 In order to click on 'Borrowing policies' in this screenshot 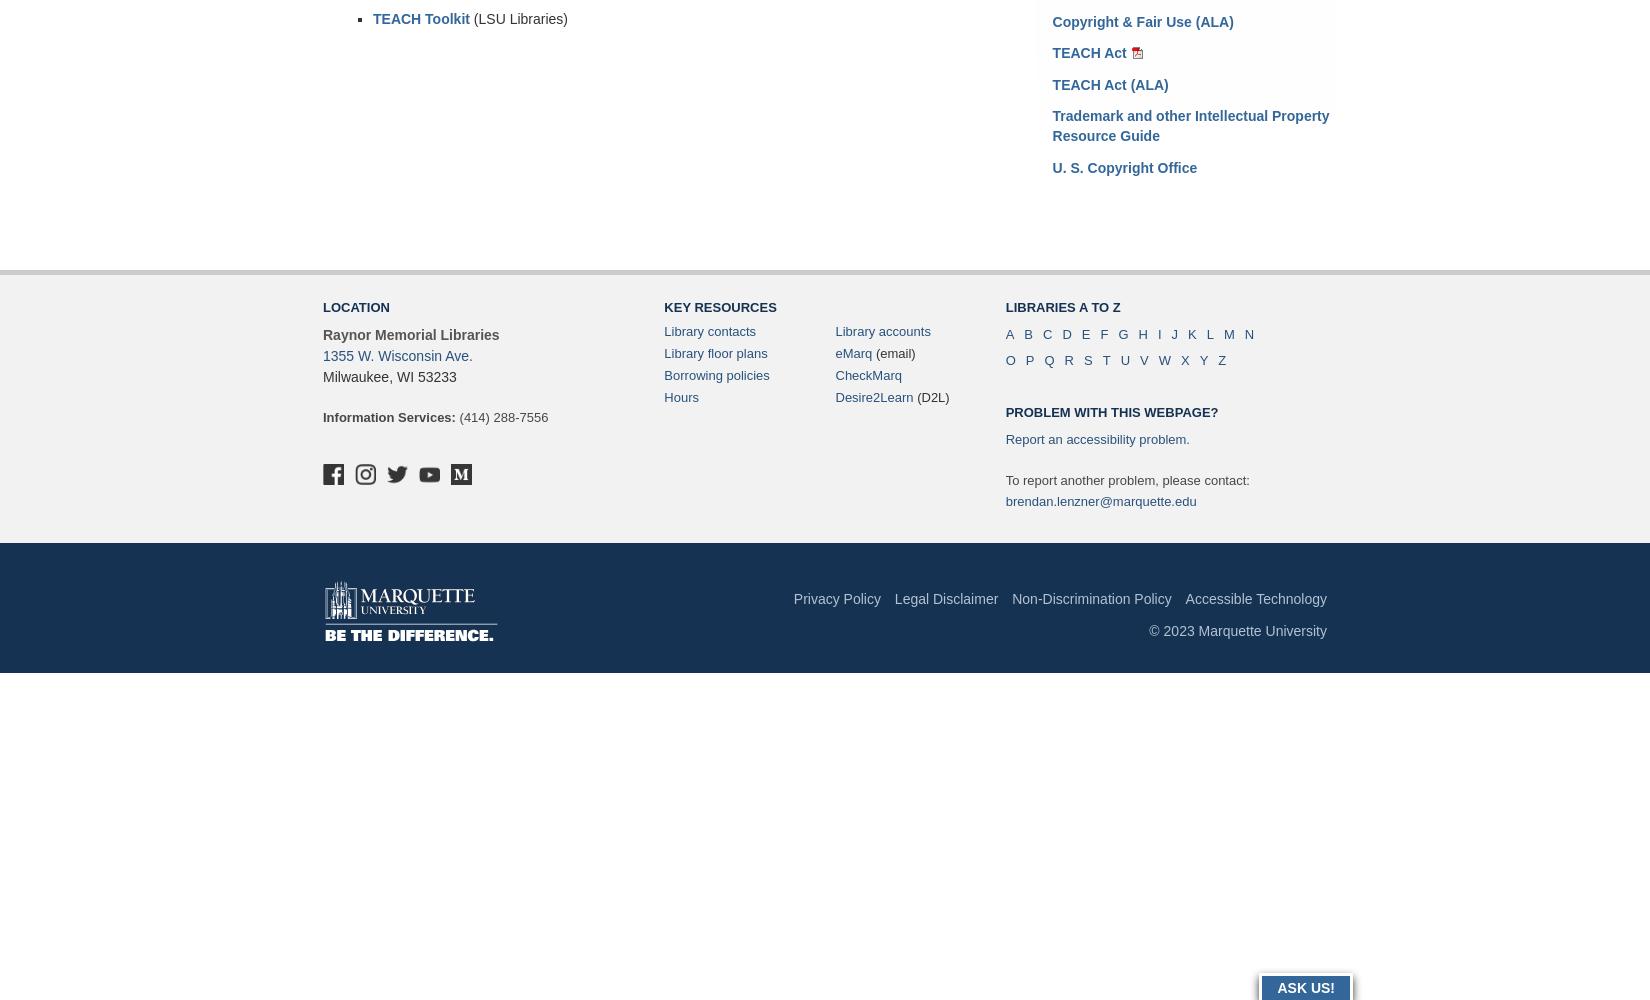, I will do `click(715, 375)`.